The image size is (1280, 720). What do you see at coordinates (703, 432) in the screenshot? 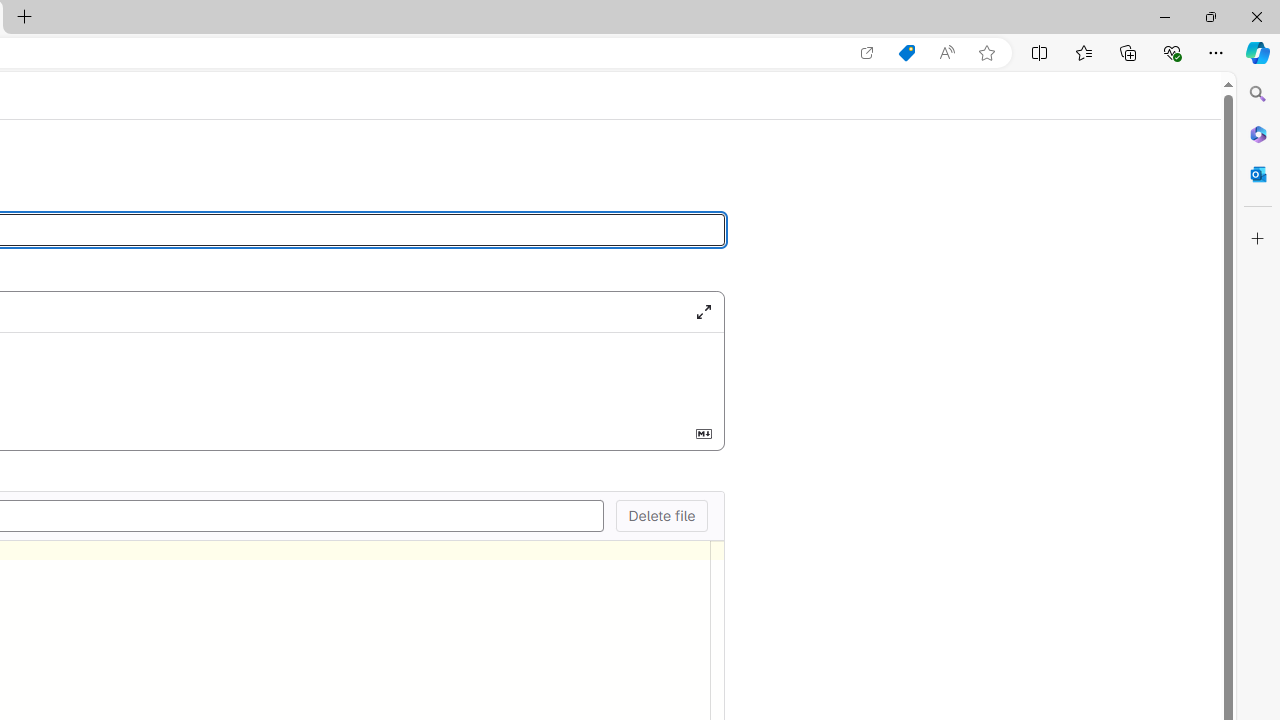
I see `'Markdown is supported'` at bounding box center [703, 432].